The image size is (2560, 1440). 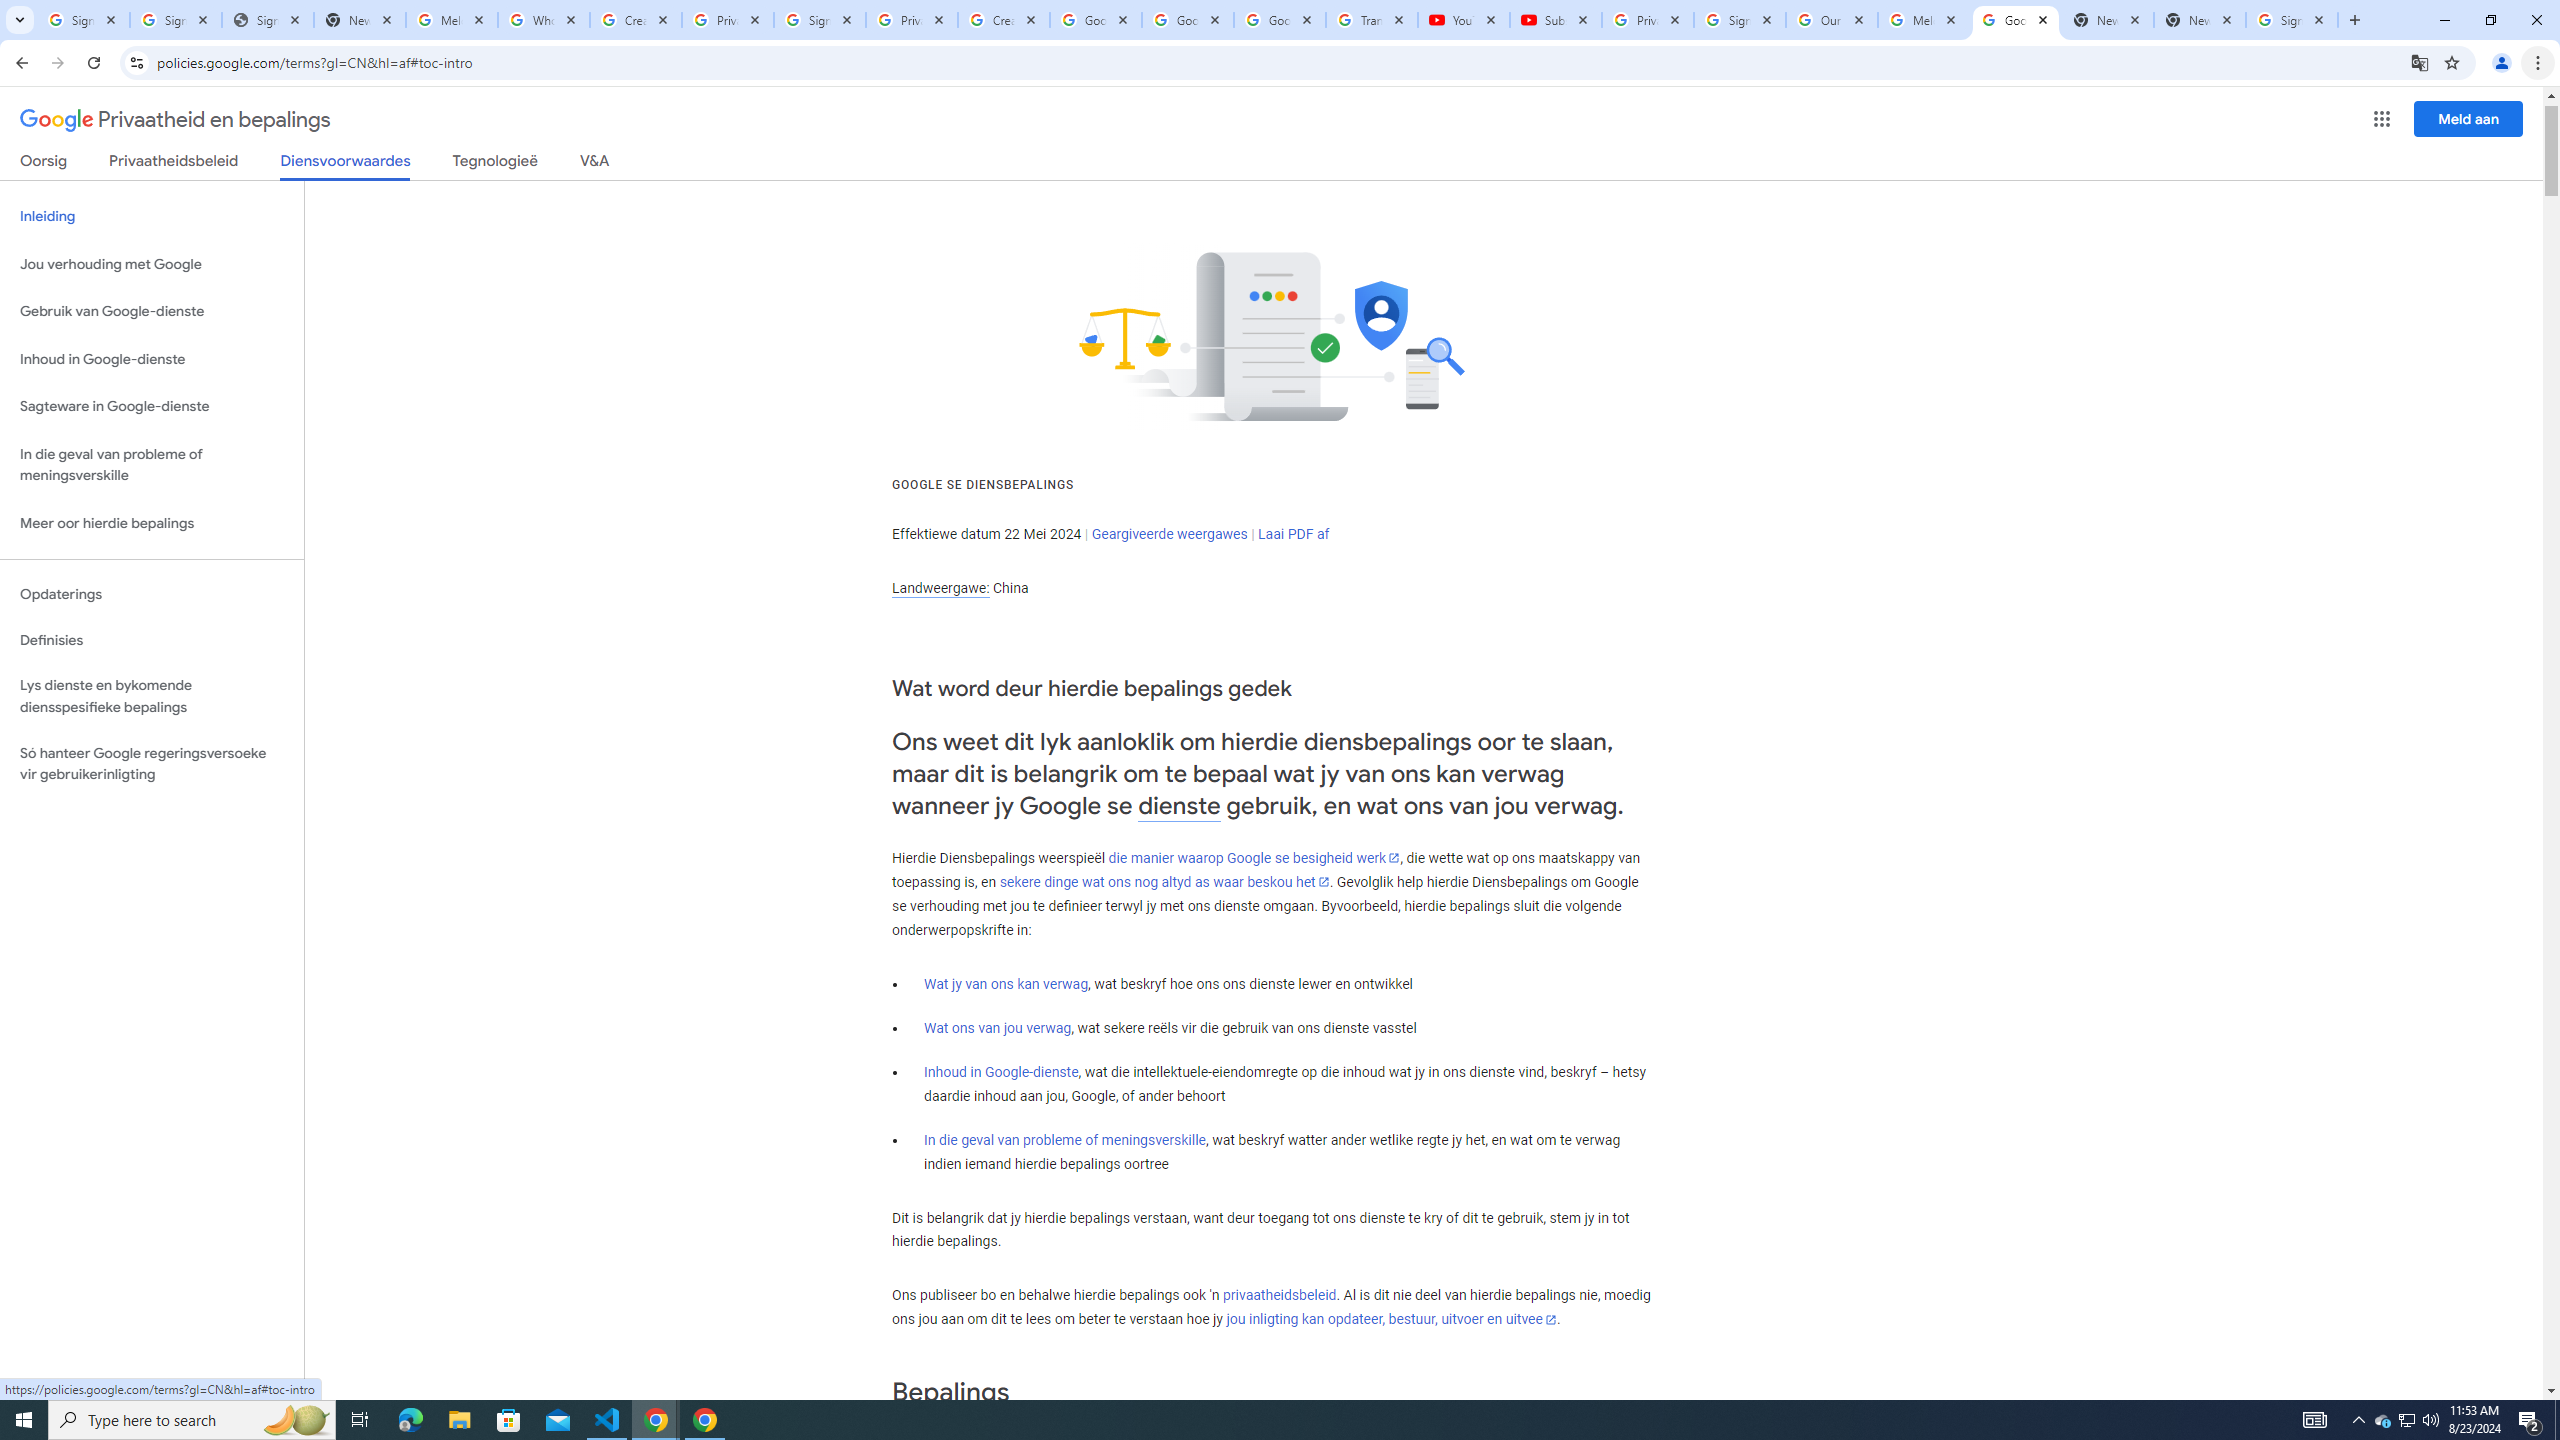 I want to click on 'Translate this page', so click(x=2420, y=61).